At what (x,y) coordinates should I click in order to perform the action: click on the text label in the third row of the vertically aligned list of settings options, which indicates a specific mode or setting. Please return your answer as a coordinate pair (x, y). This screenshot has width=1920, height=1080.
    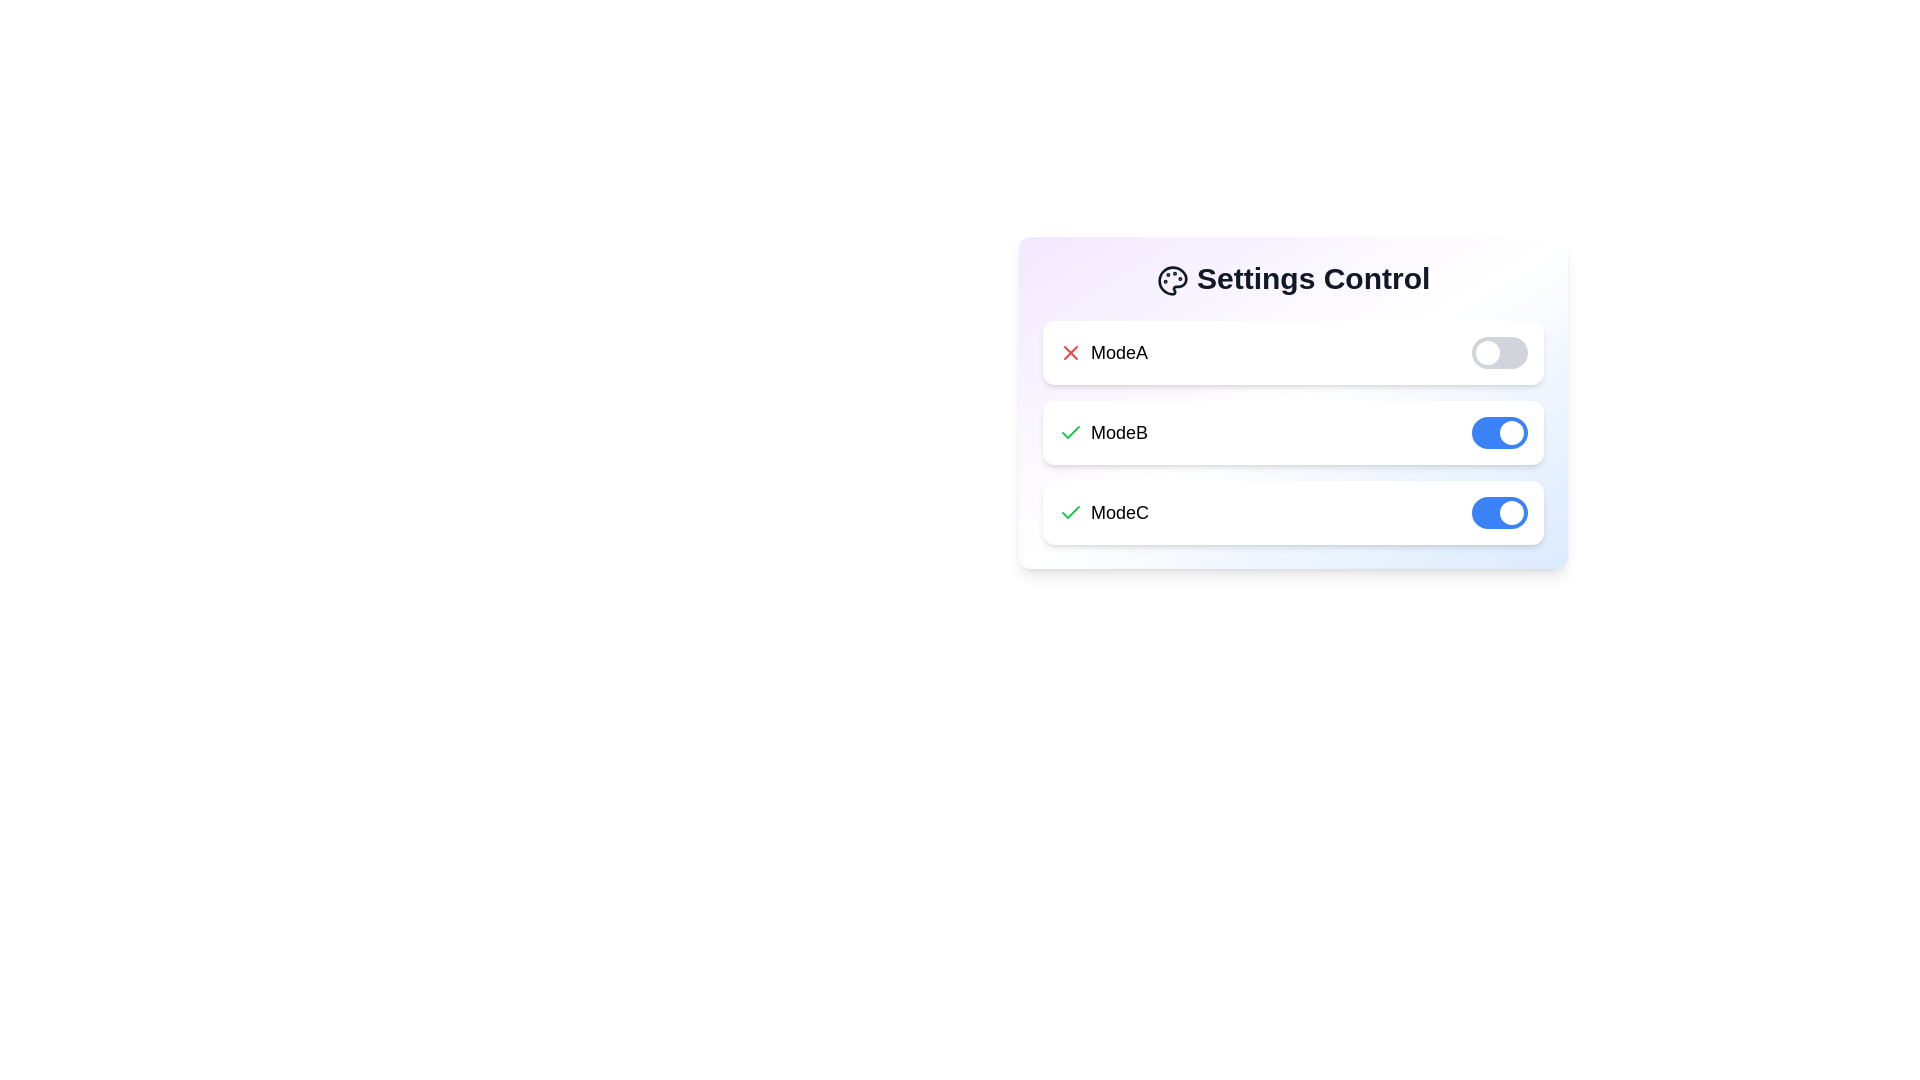
    Looking at the image, I should click on (1103, 512).